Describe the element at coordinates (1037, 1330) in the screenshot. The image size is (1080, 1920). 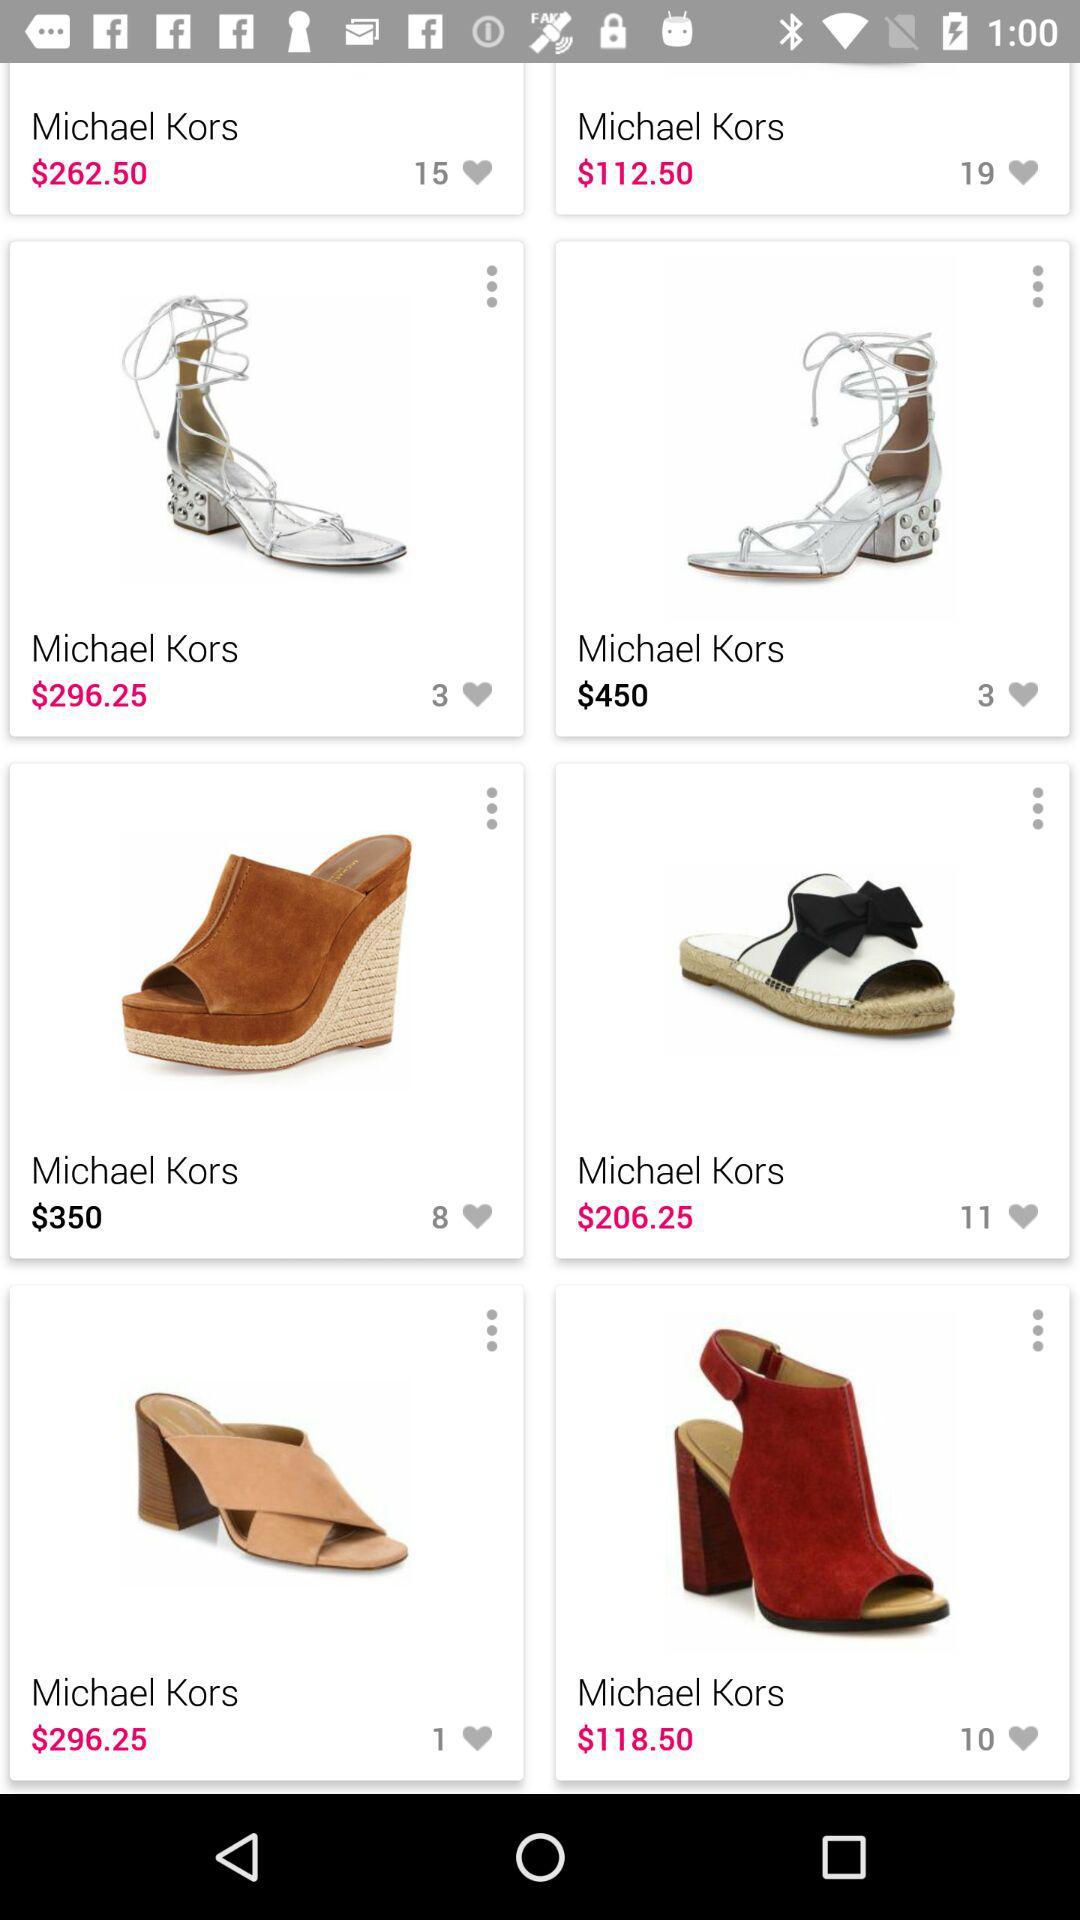
I see `the menu bar on the bottom right image` at that location.